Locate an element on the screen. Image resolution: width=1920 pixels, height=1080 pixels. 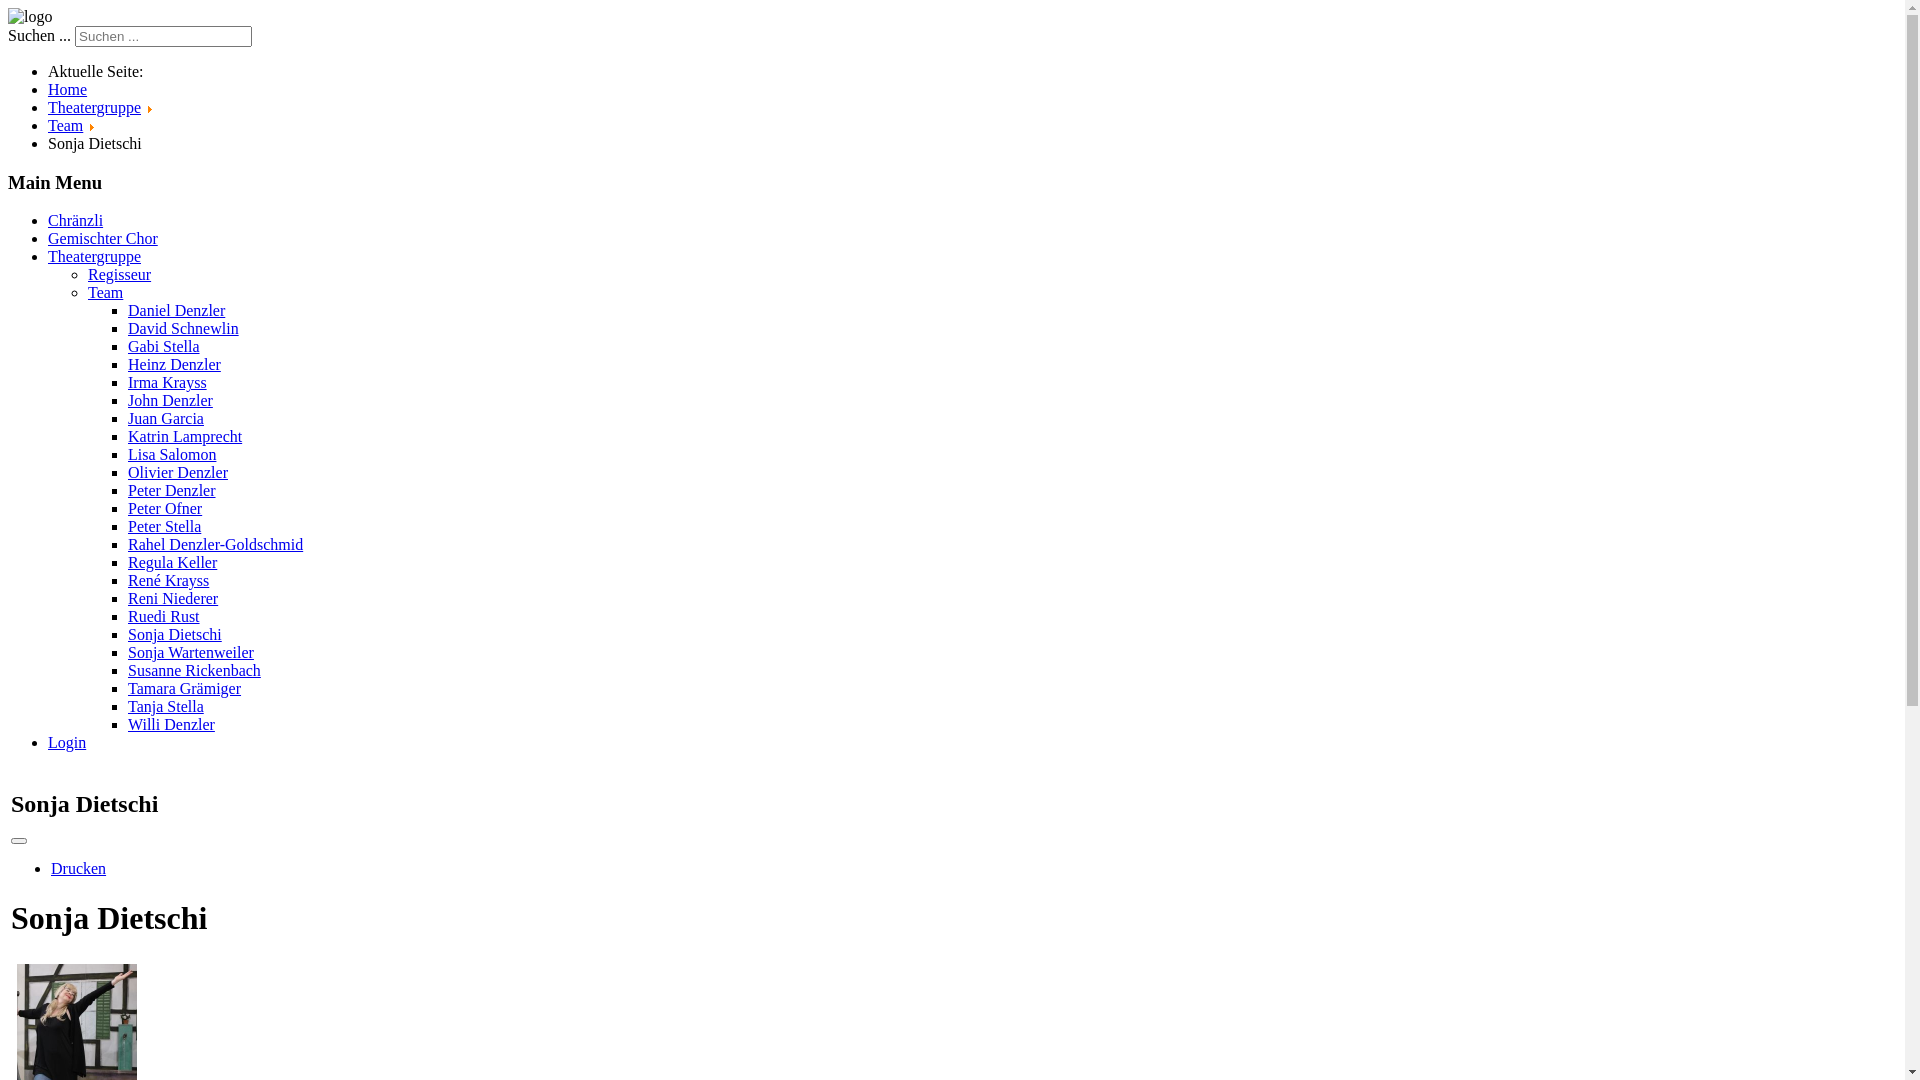
'Peter Ofner' is located at coordinates (127, 507).